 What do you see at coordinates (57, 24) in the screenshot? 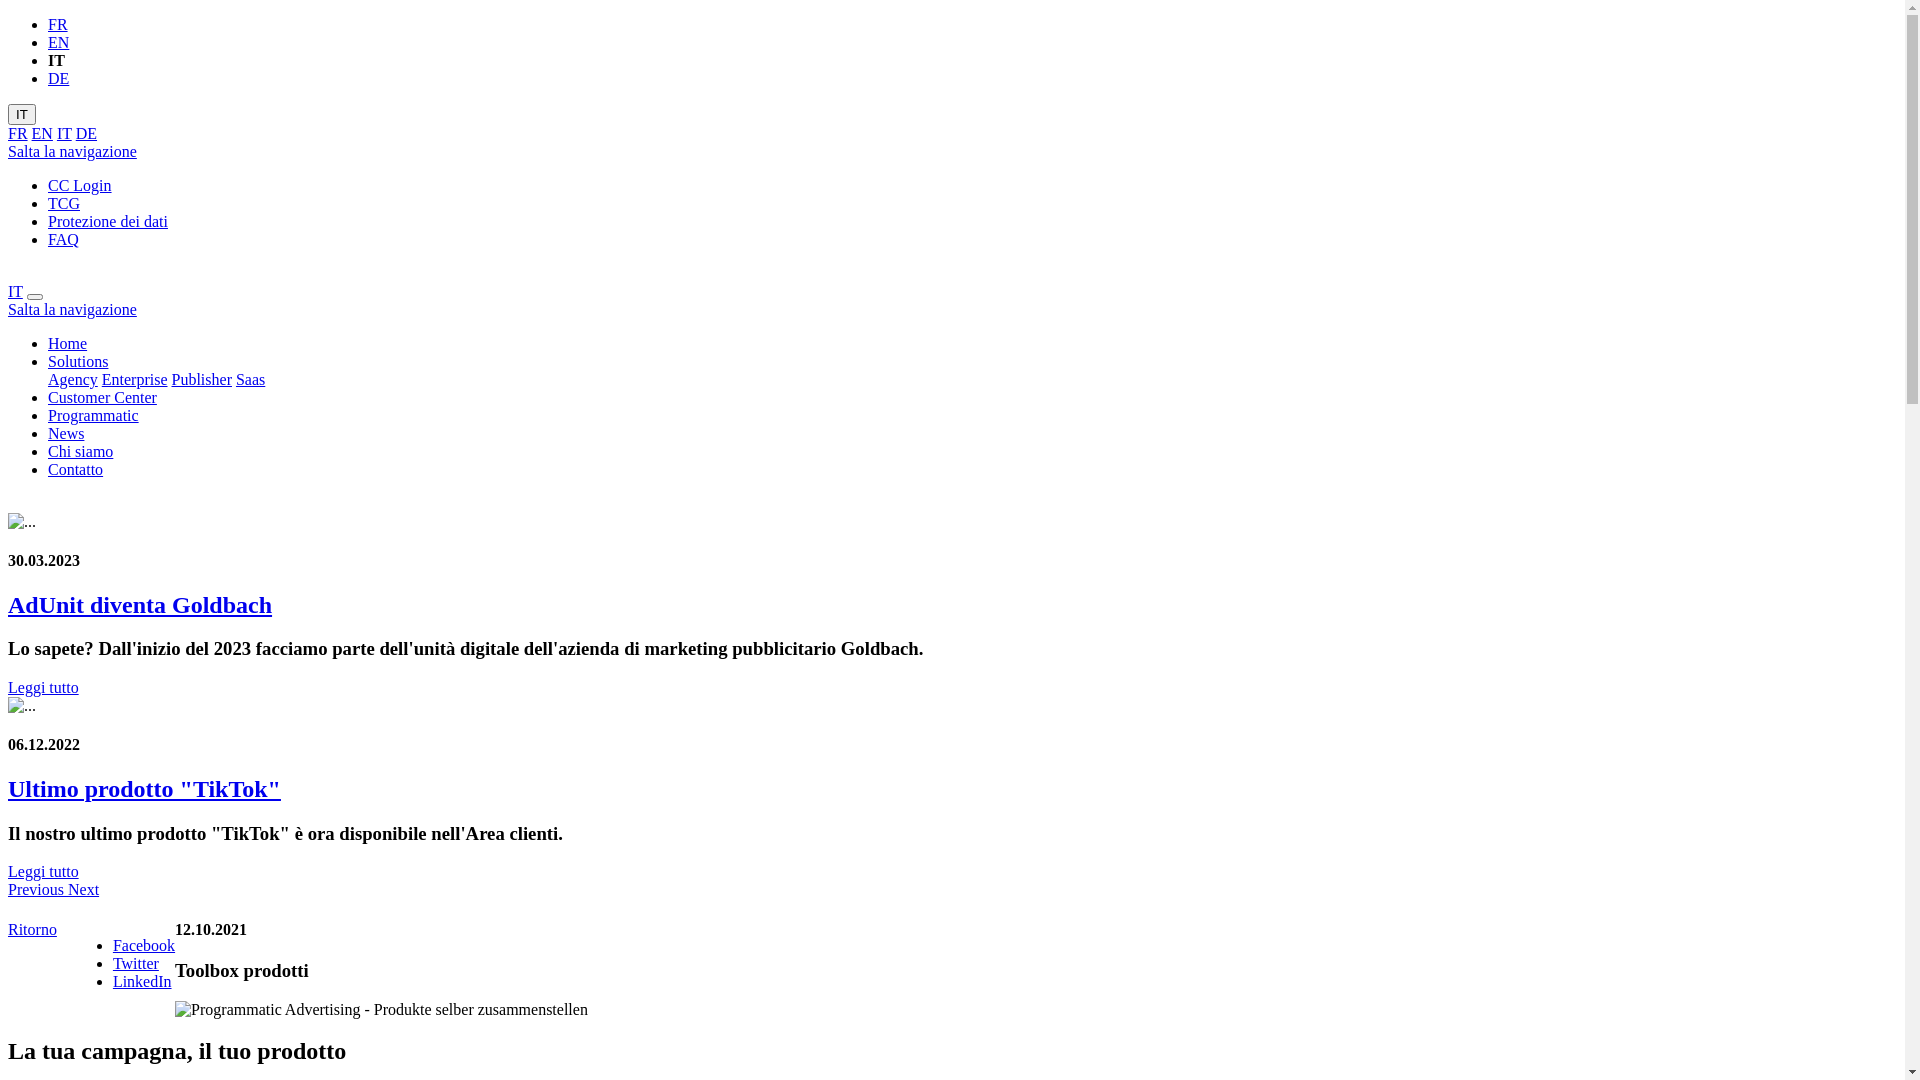
I see `'FR'` at bounding box center [57, 24].